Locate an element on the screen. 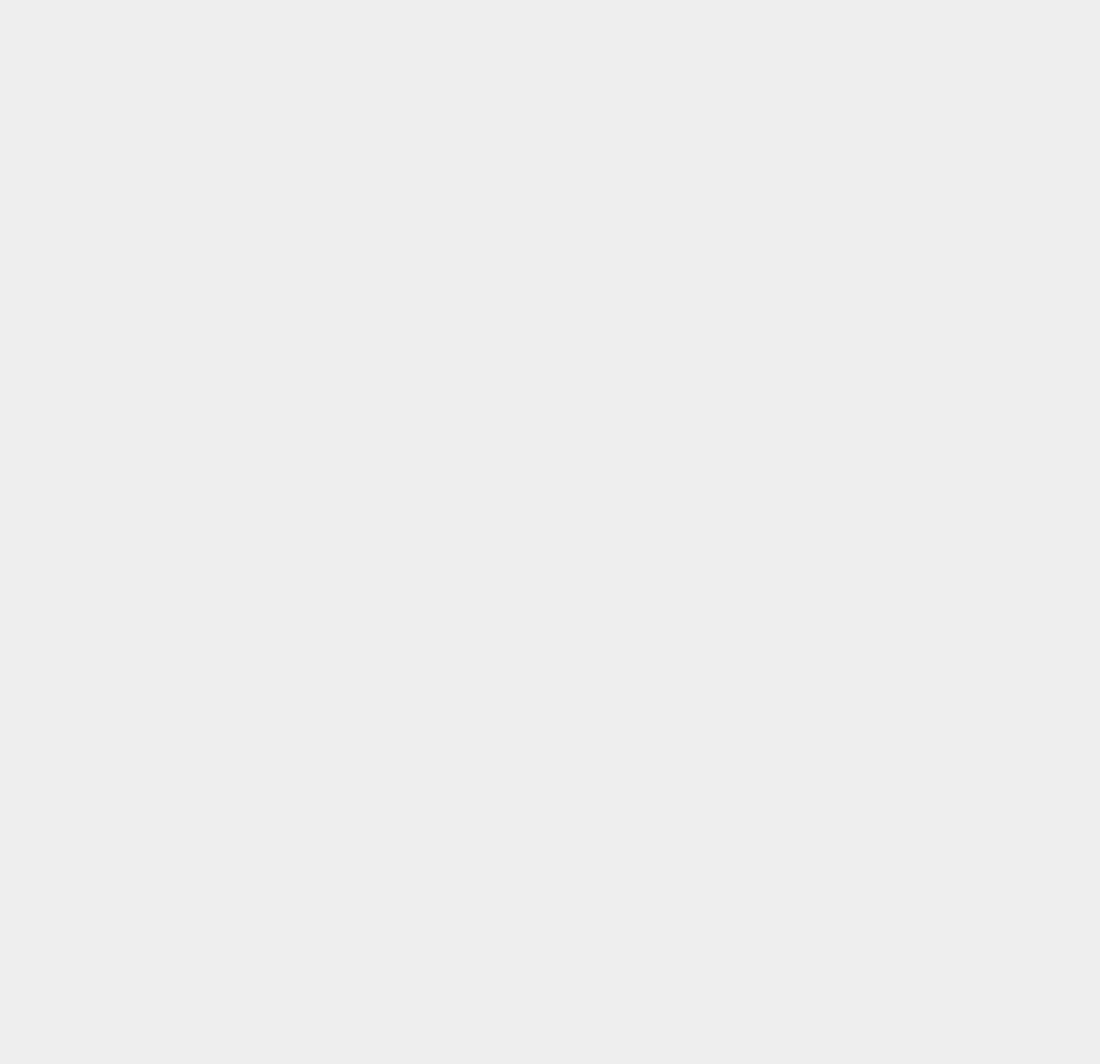 The height and width of the screenshot is (1064, 1100). 'Xbox One' is located at coordinates (807, 563).